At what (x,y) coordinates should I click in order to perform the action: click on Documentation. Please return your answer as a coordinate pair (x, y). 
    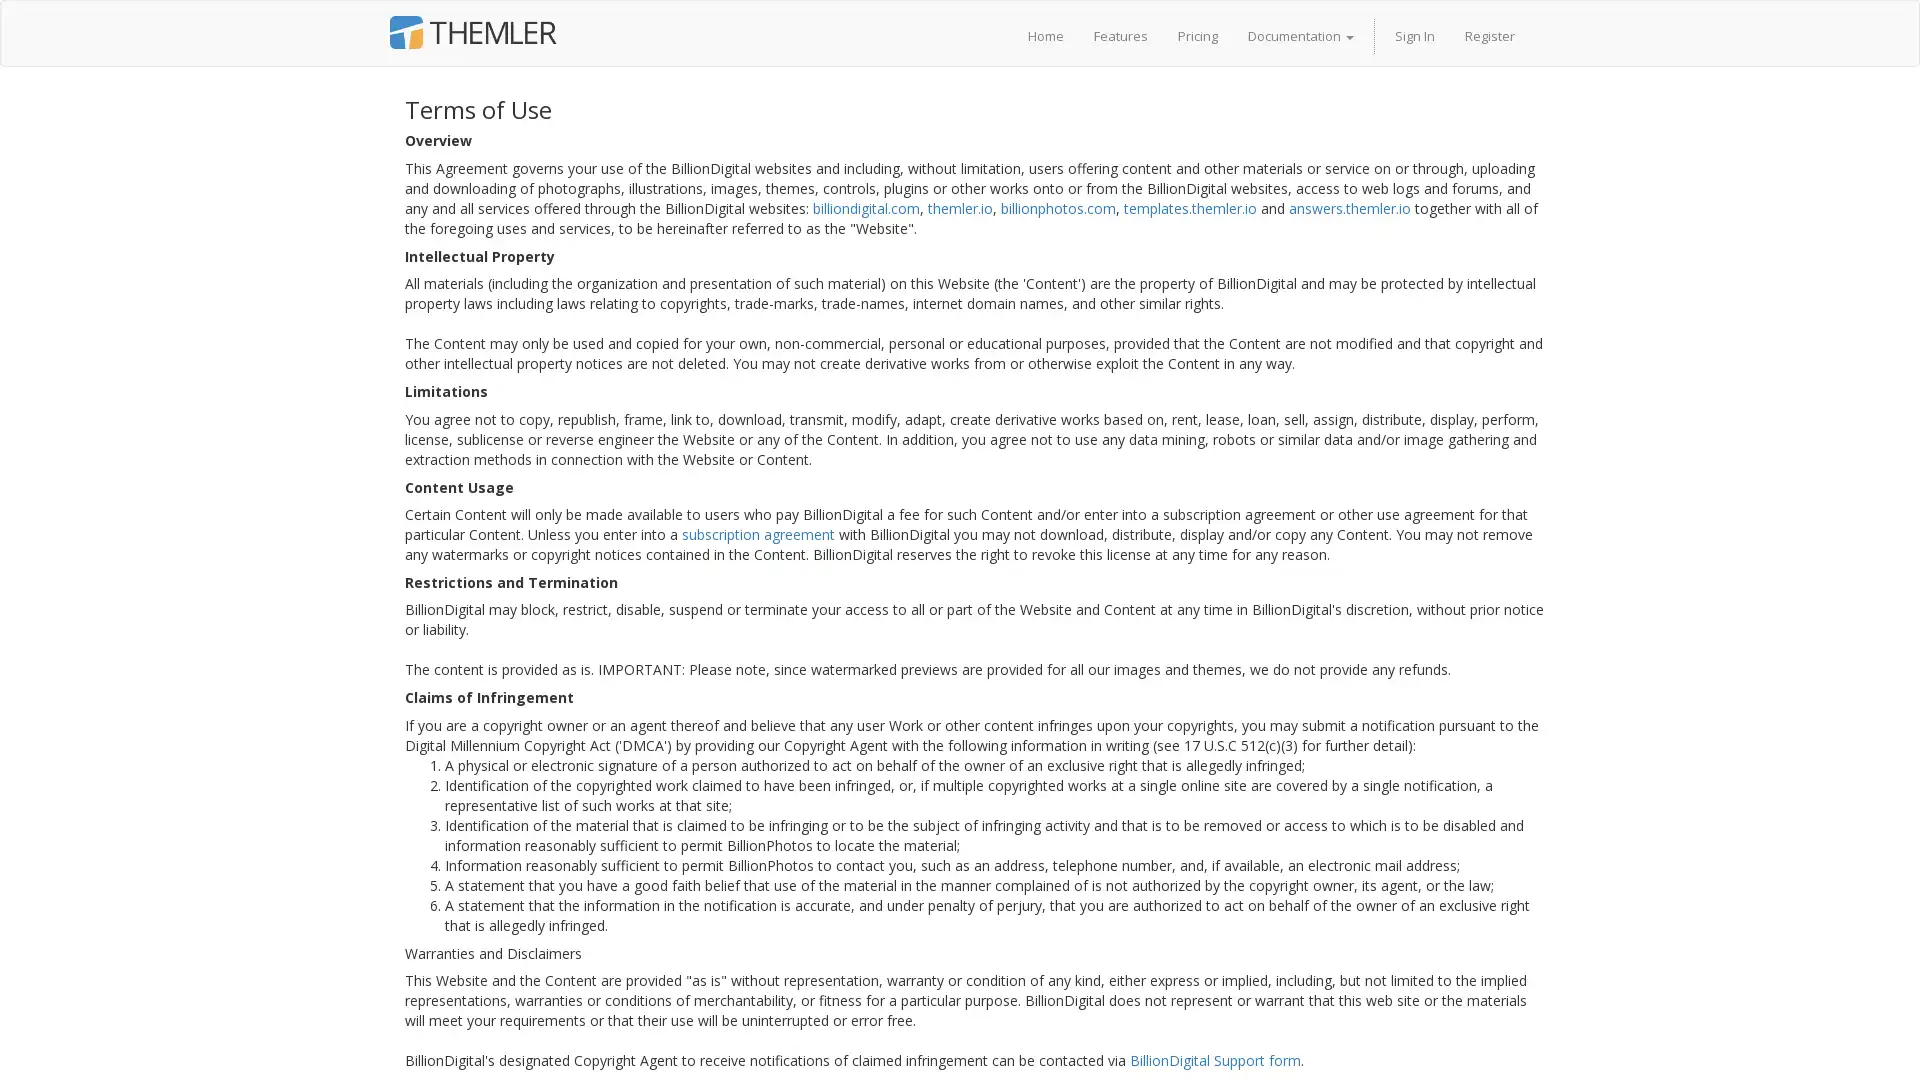
    Looking at the image, I should click on (1300, 35).